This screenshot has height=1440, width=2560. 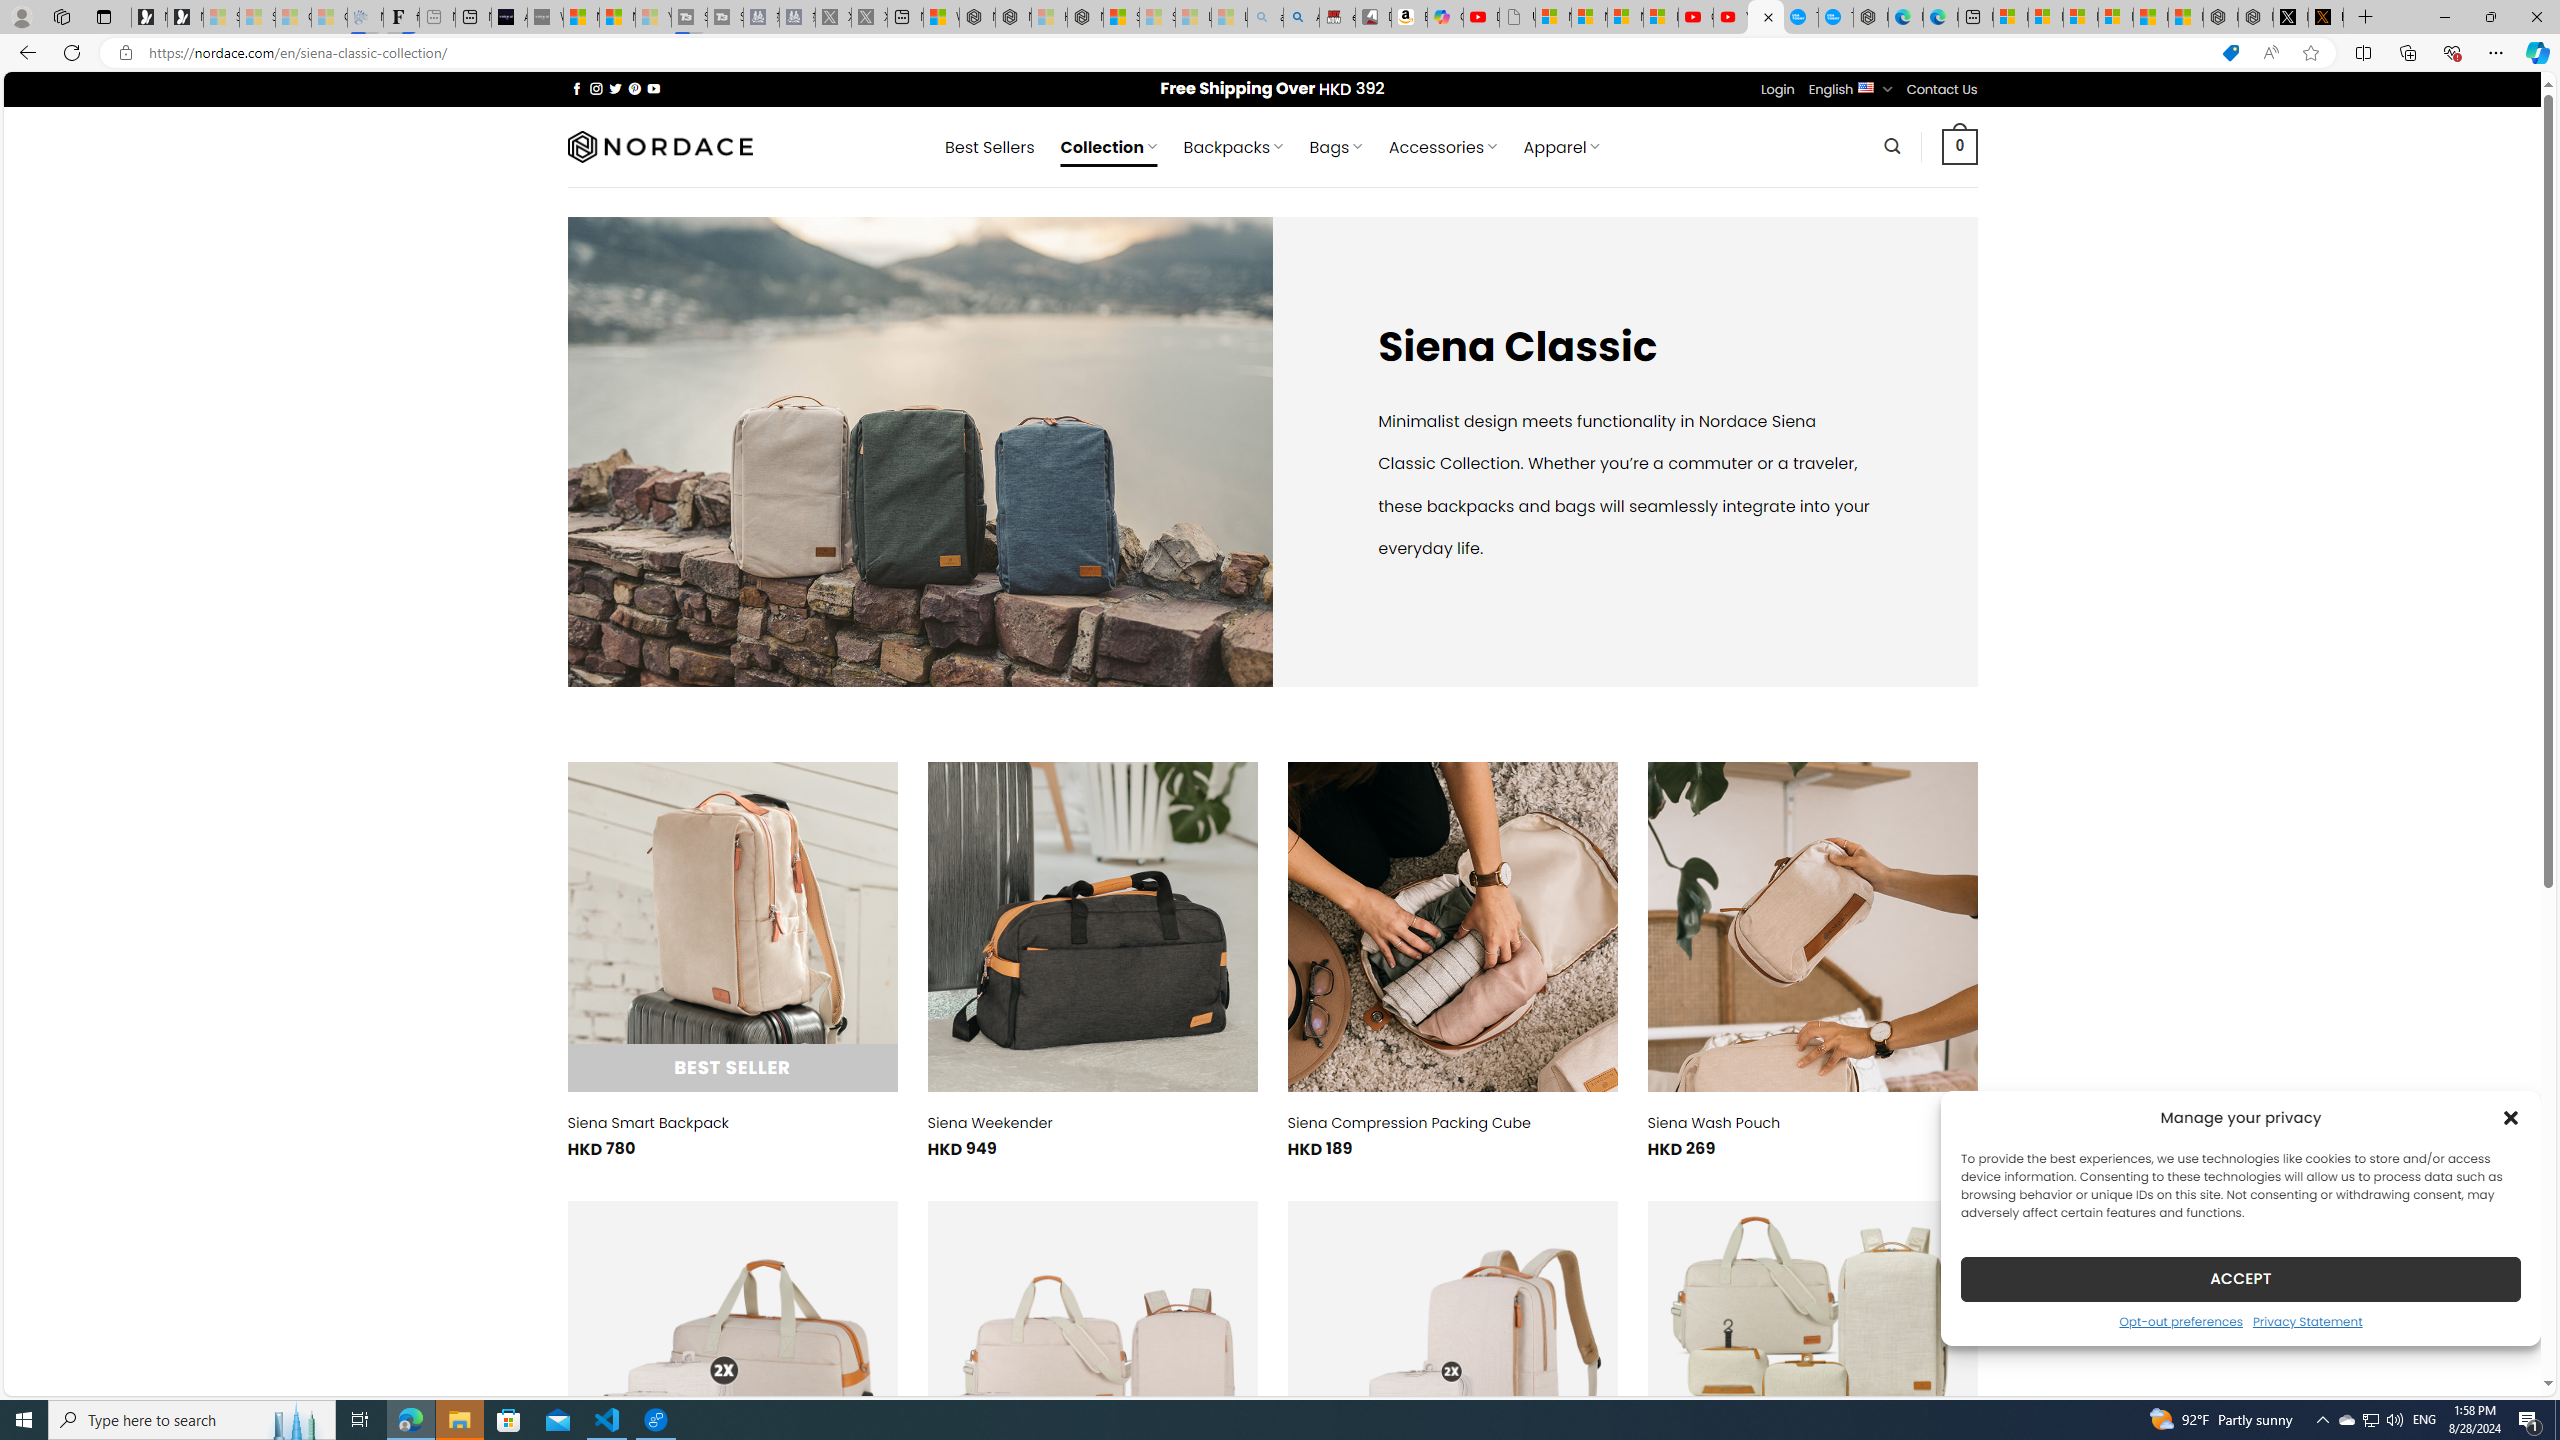 What do you see at coordinates (868, 16) in the screenshot?
I see `'X - Sleeping'` at bounding box center [868, 16].